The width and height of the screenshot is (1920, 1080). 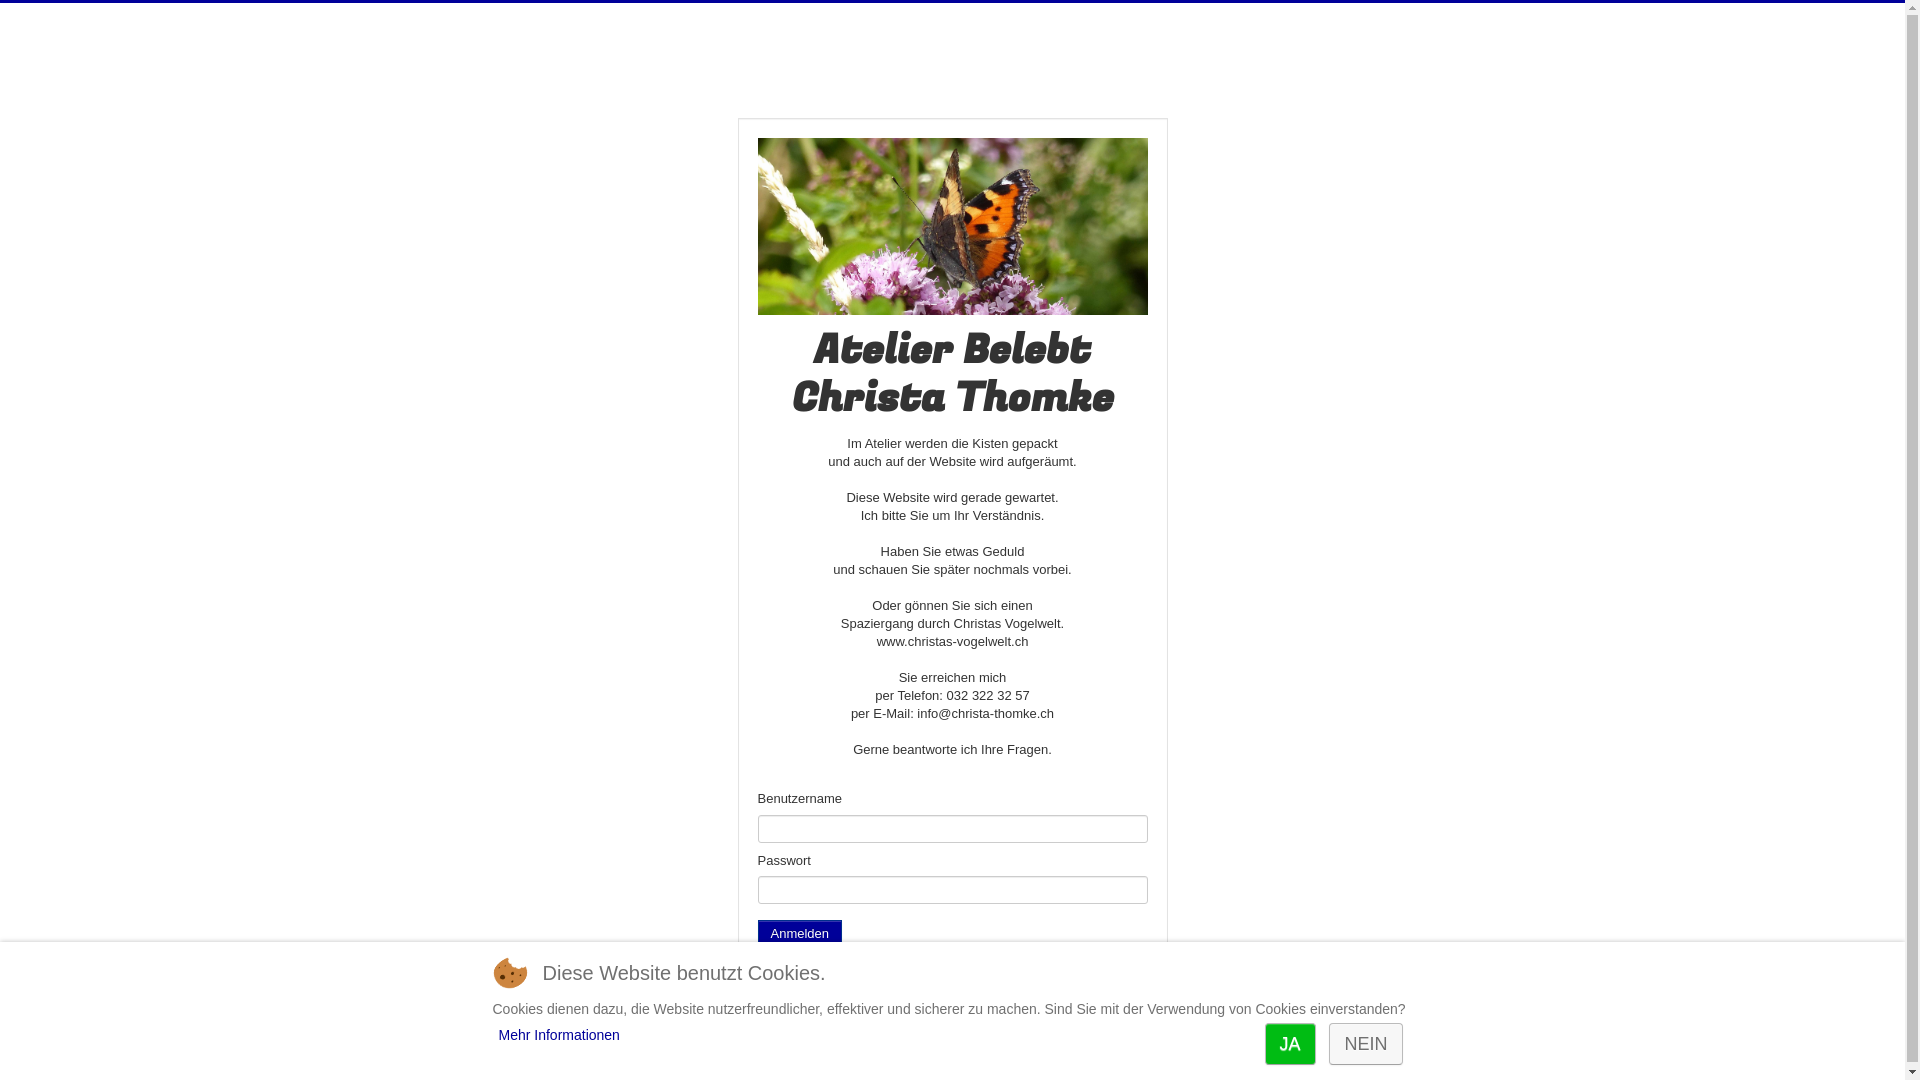 What do you see at coordinates (757, 889) in the screenshot?
I see `'Passwort'` at bounding box center [757, 889].